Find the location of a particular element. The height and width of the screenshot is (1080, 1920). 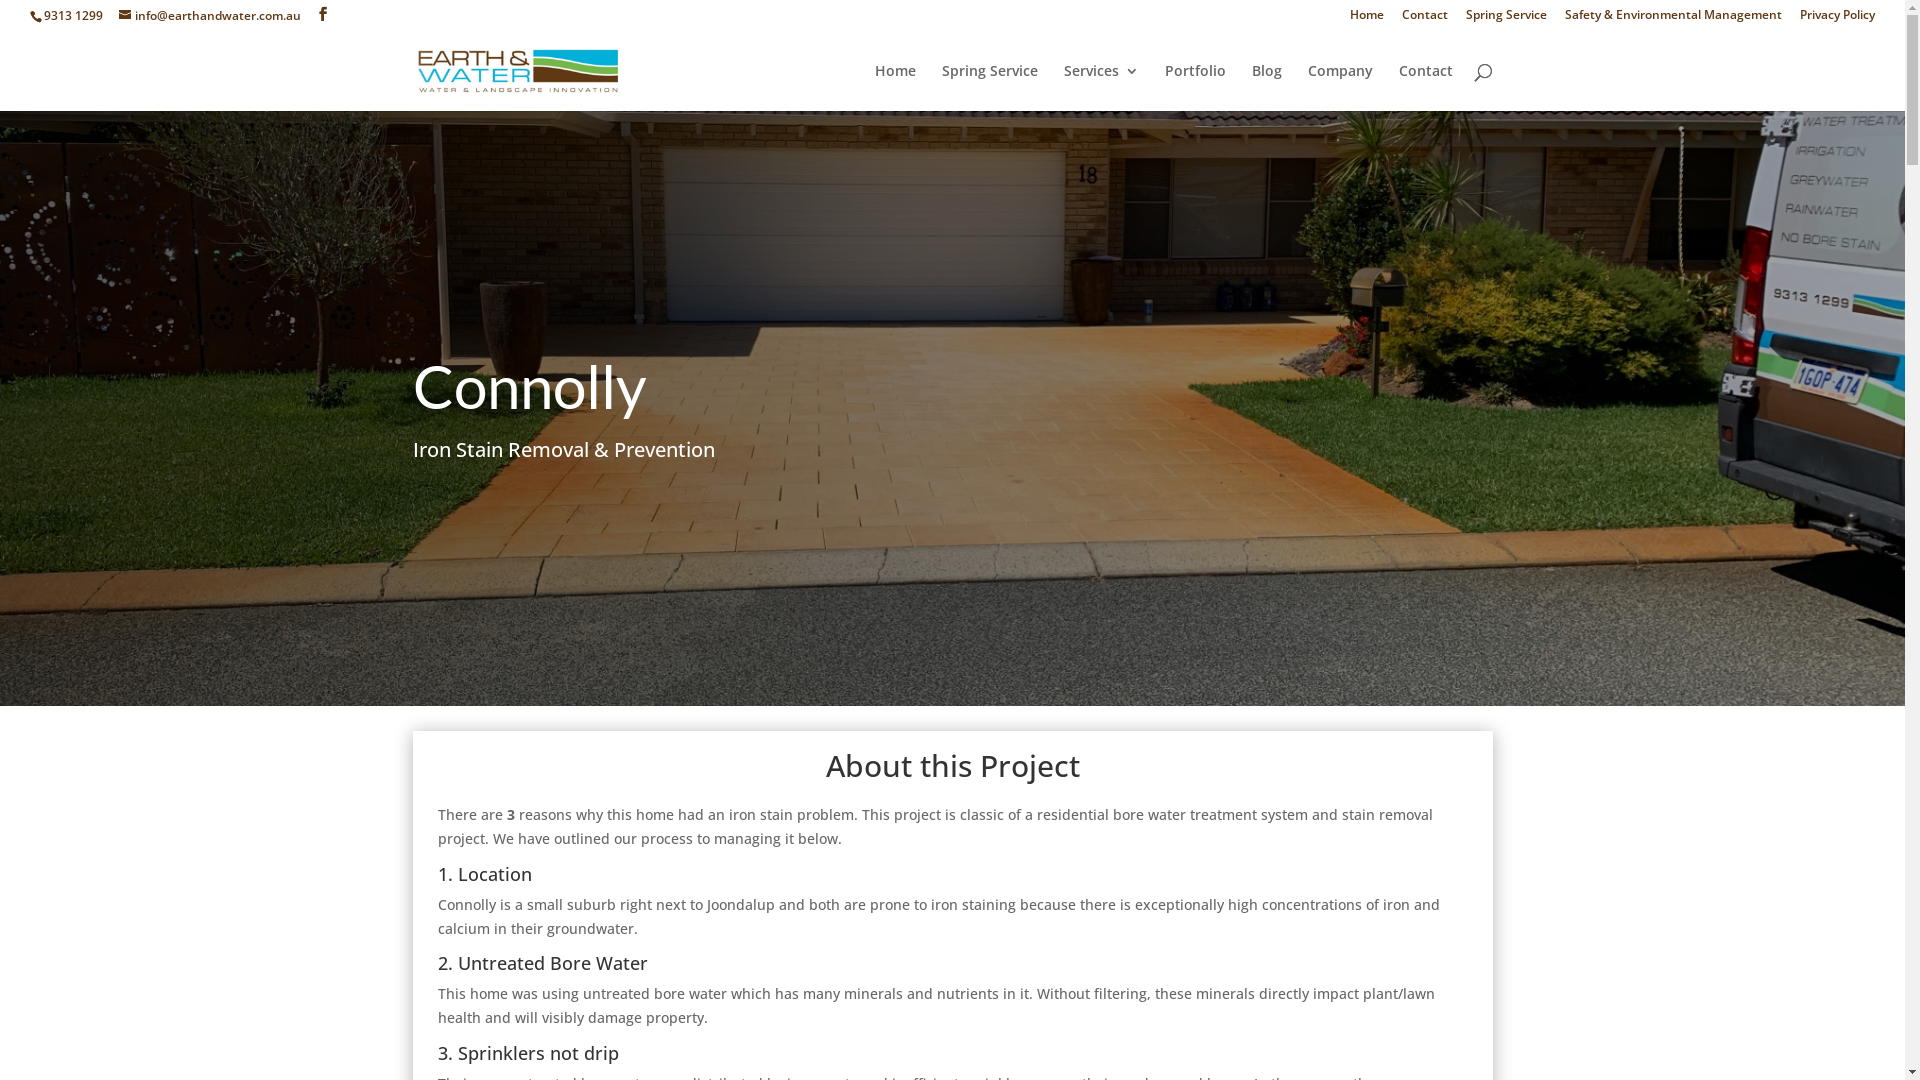

'Spring Service' is located at coordinates (1506, 19).